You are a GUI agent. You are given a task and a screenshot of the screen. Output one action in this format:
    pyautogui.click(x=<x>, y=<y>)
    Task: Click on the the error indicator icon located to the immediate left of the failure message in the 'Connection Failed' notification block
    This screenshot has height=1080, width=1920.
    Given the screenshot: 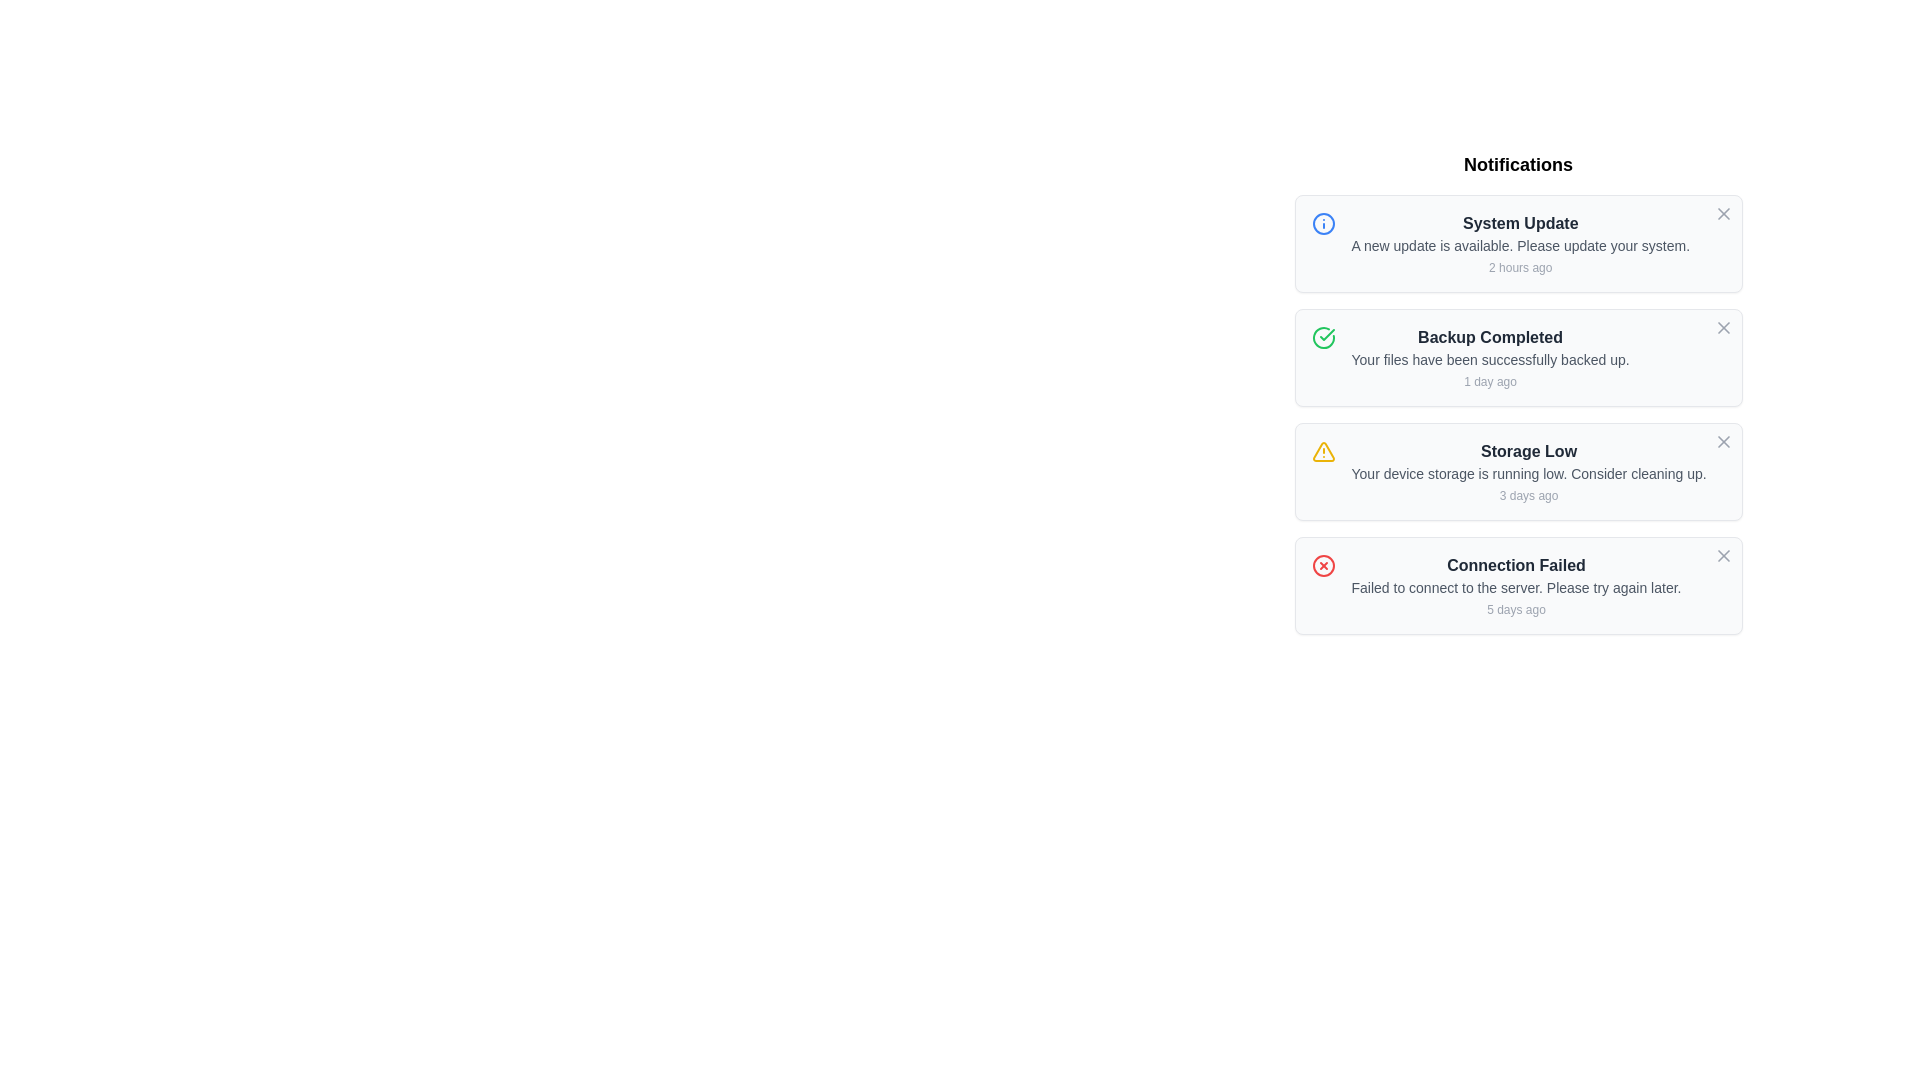 What is the action you would take?
    pyautogui.click(x=1323, y=566)
    